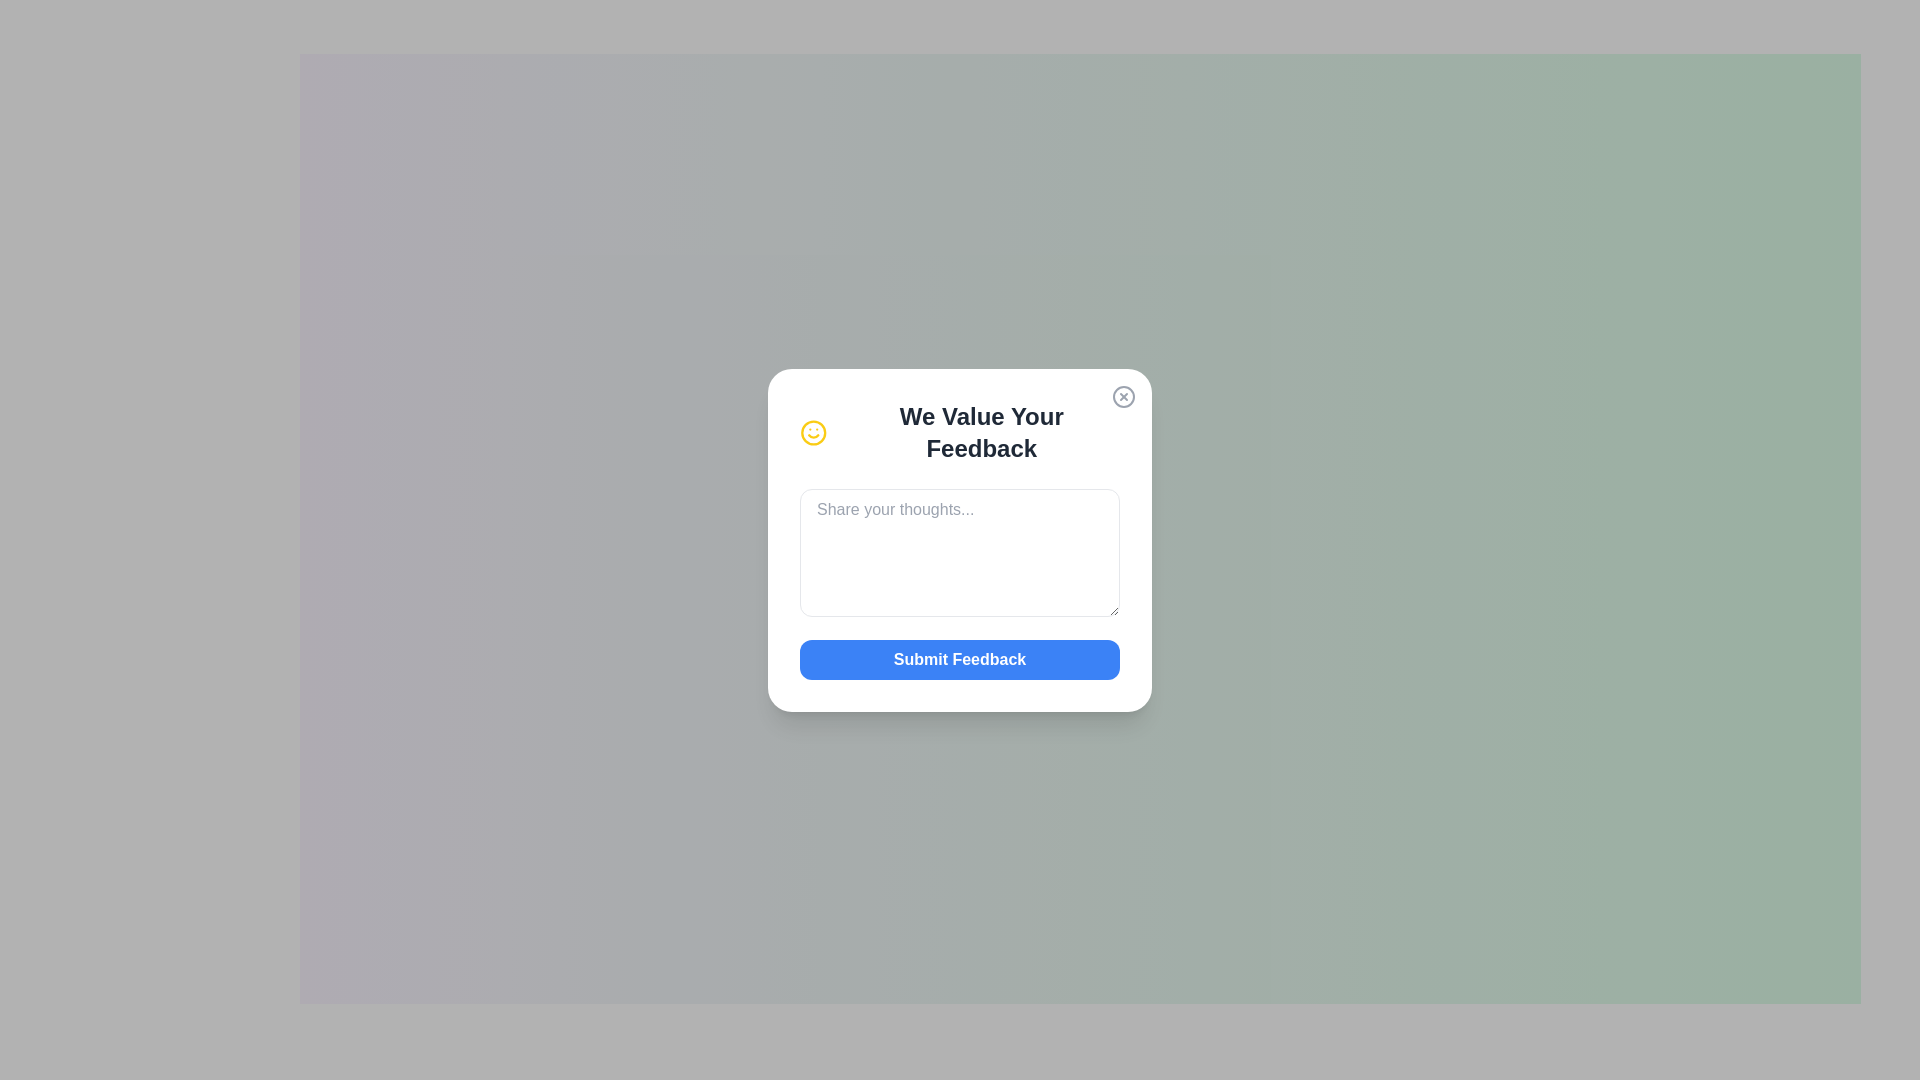 The height and width of the screenshot is (1080, 1920). Describe the element at coordinates (1123, 396) in the screenshot. I see `the small circular icon with a defined border color located in the top-right corner of the feedback modal` at that location.